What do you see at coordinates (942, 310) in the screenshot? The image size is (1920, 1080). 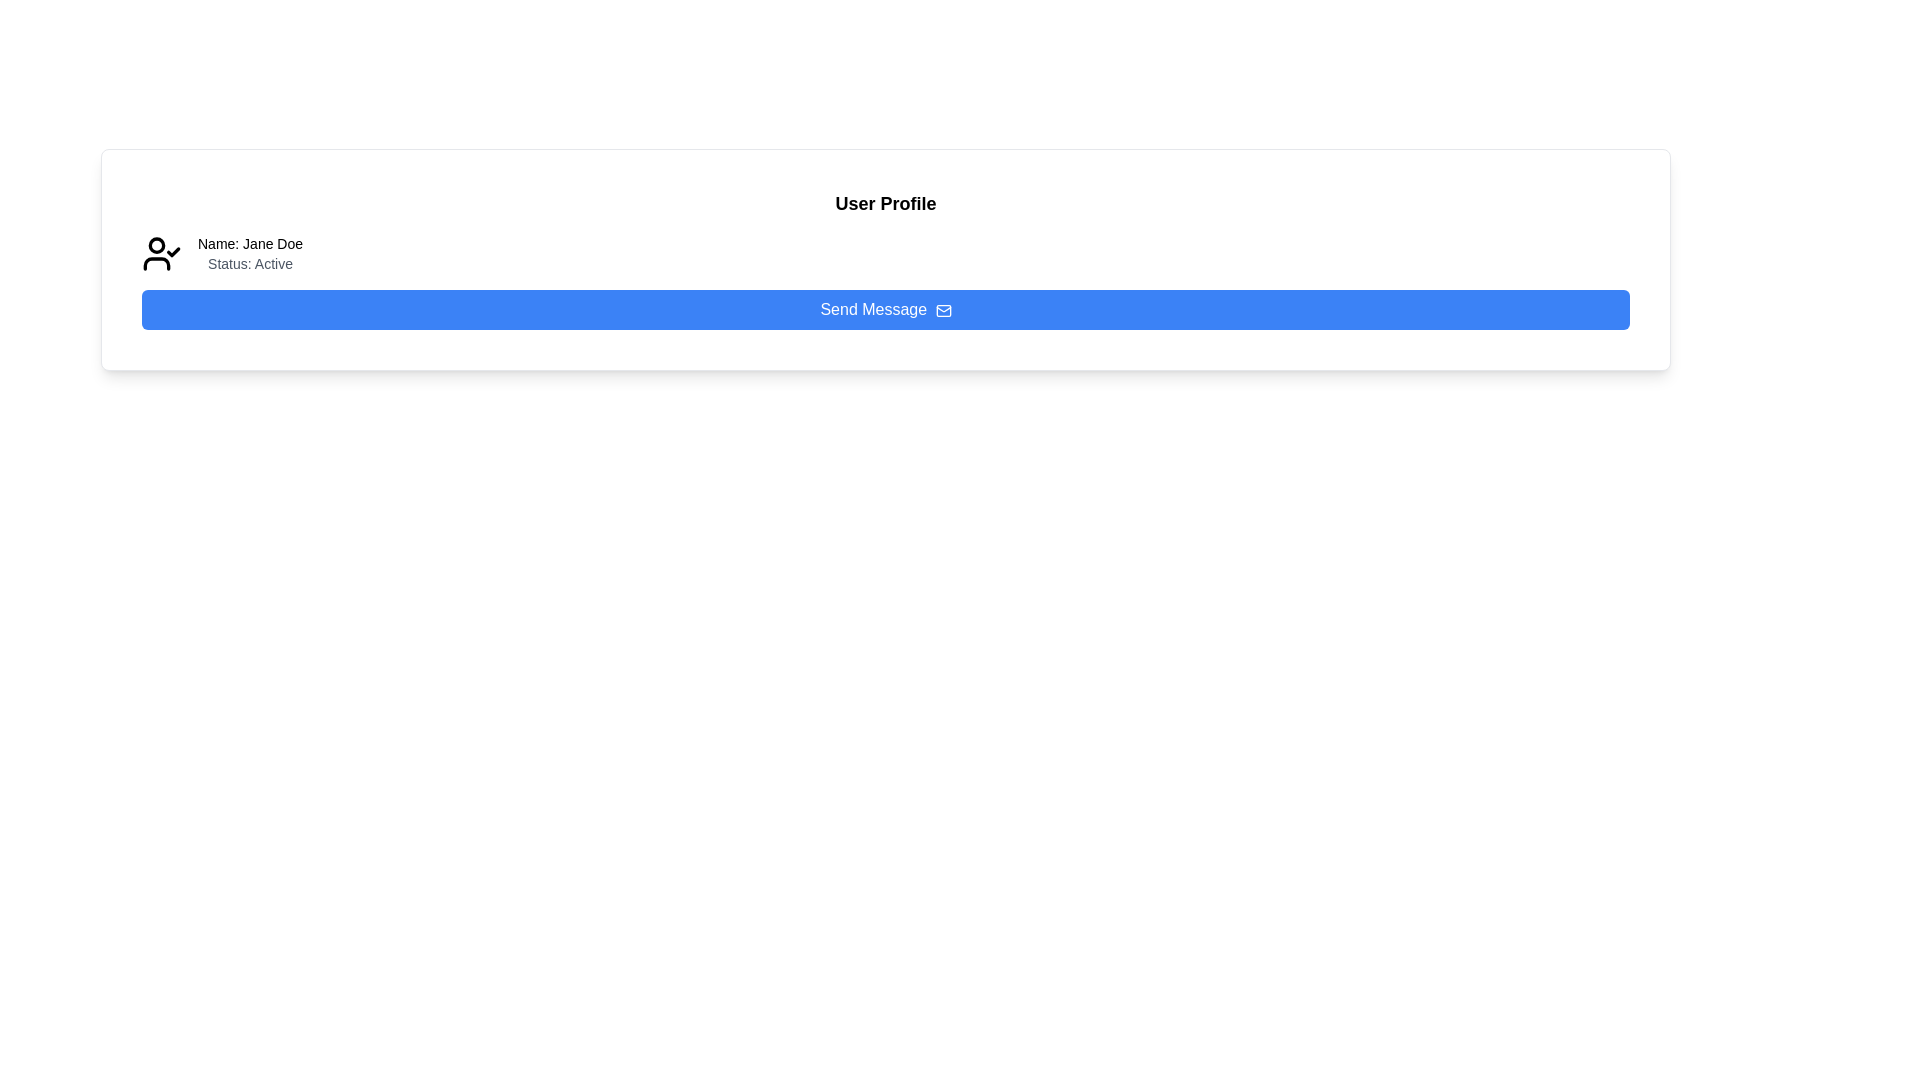 I see `the mail icon within the 'Send Message' button to send a message` at bounding box center [942, 310].